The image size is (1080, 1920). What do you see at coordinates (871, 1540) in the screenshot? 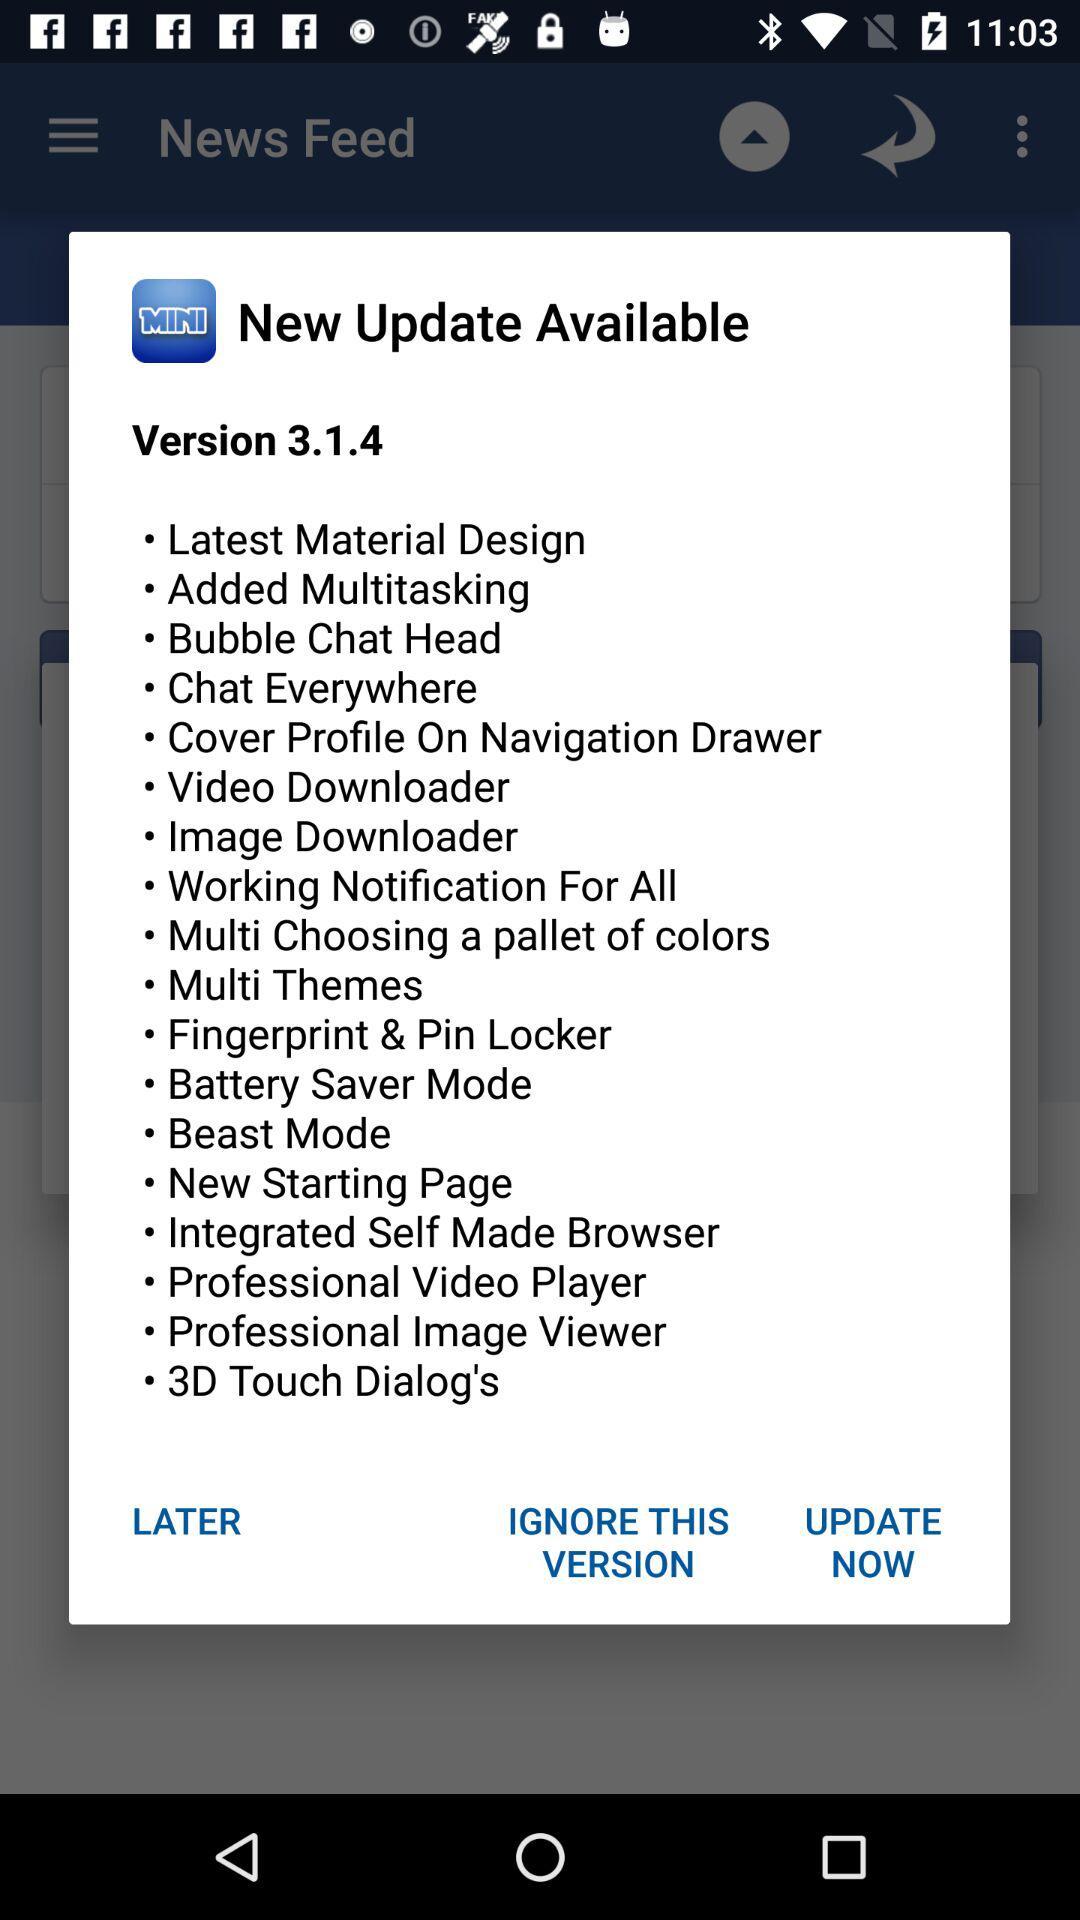
I see `item below the version 3 1 item` at bounding box center [871, 1540].